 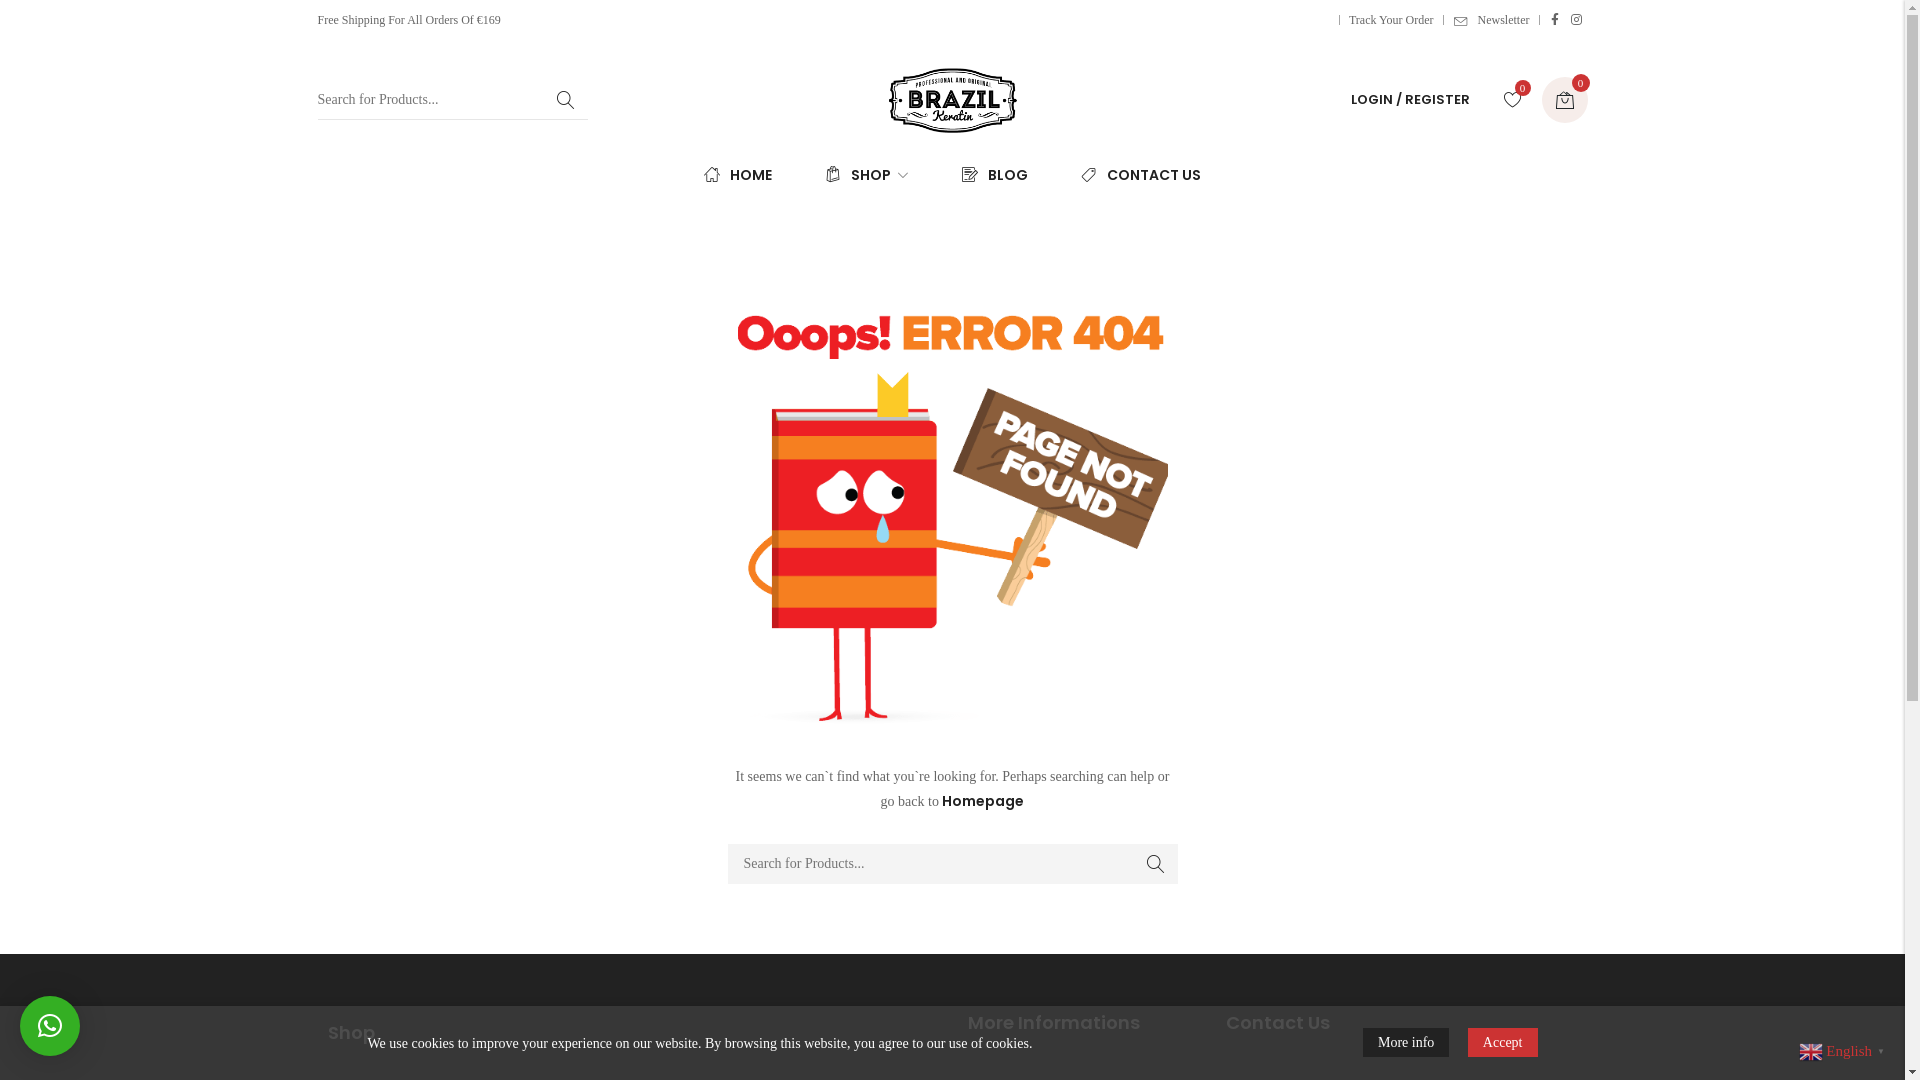 I want to click on '0', so click(x=1563, y=100).